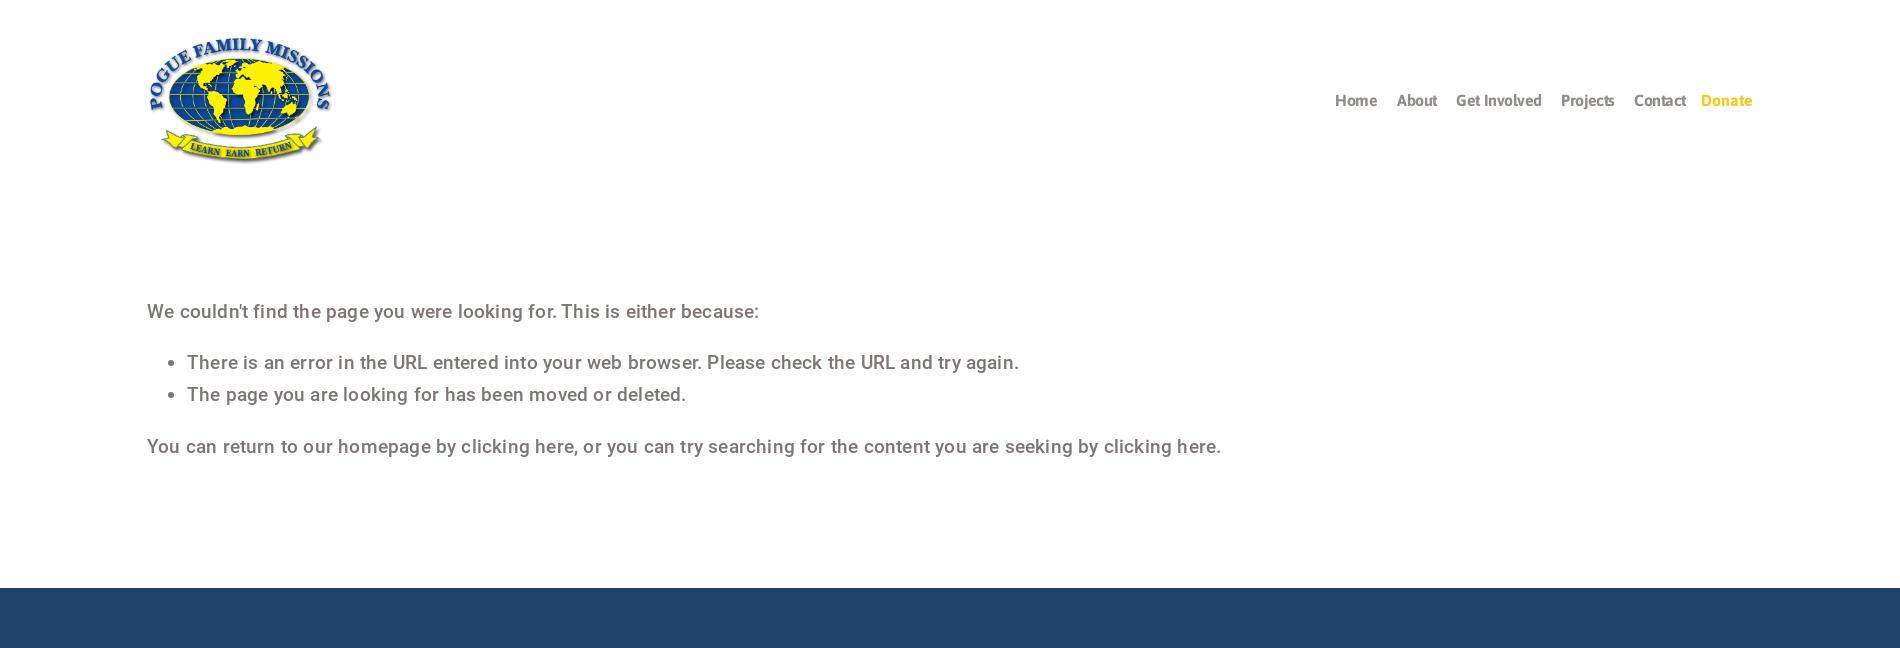 The height and width of the screenshot is (648, 1900). I want to click on 'We couldn't find the page you were looking for. This is either because:', so click(451, 310).